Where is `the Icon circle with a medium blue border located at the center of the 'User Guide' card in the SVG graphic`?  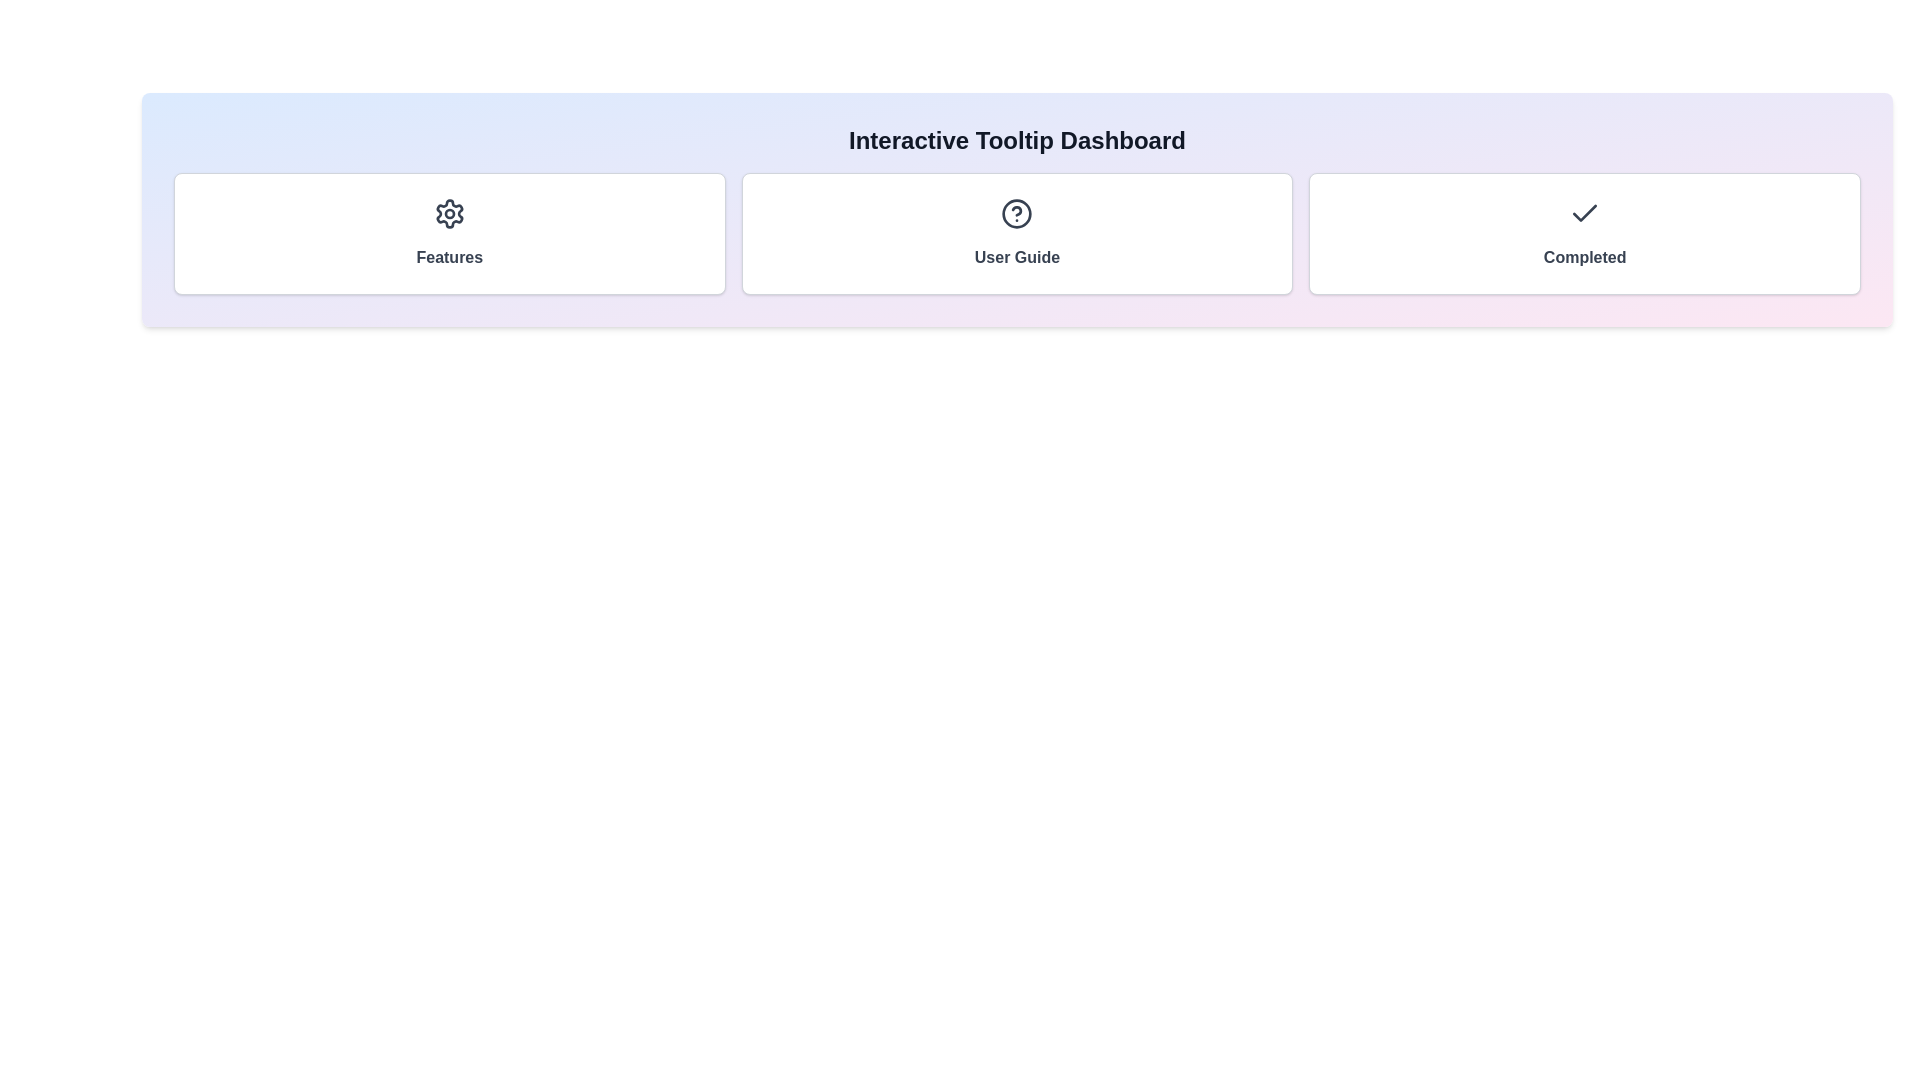 the Icon circle with a medium blue border located at the center of the 'User Guide' card in the SVG graphic is located at coordinates (1017, 213).